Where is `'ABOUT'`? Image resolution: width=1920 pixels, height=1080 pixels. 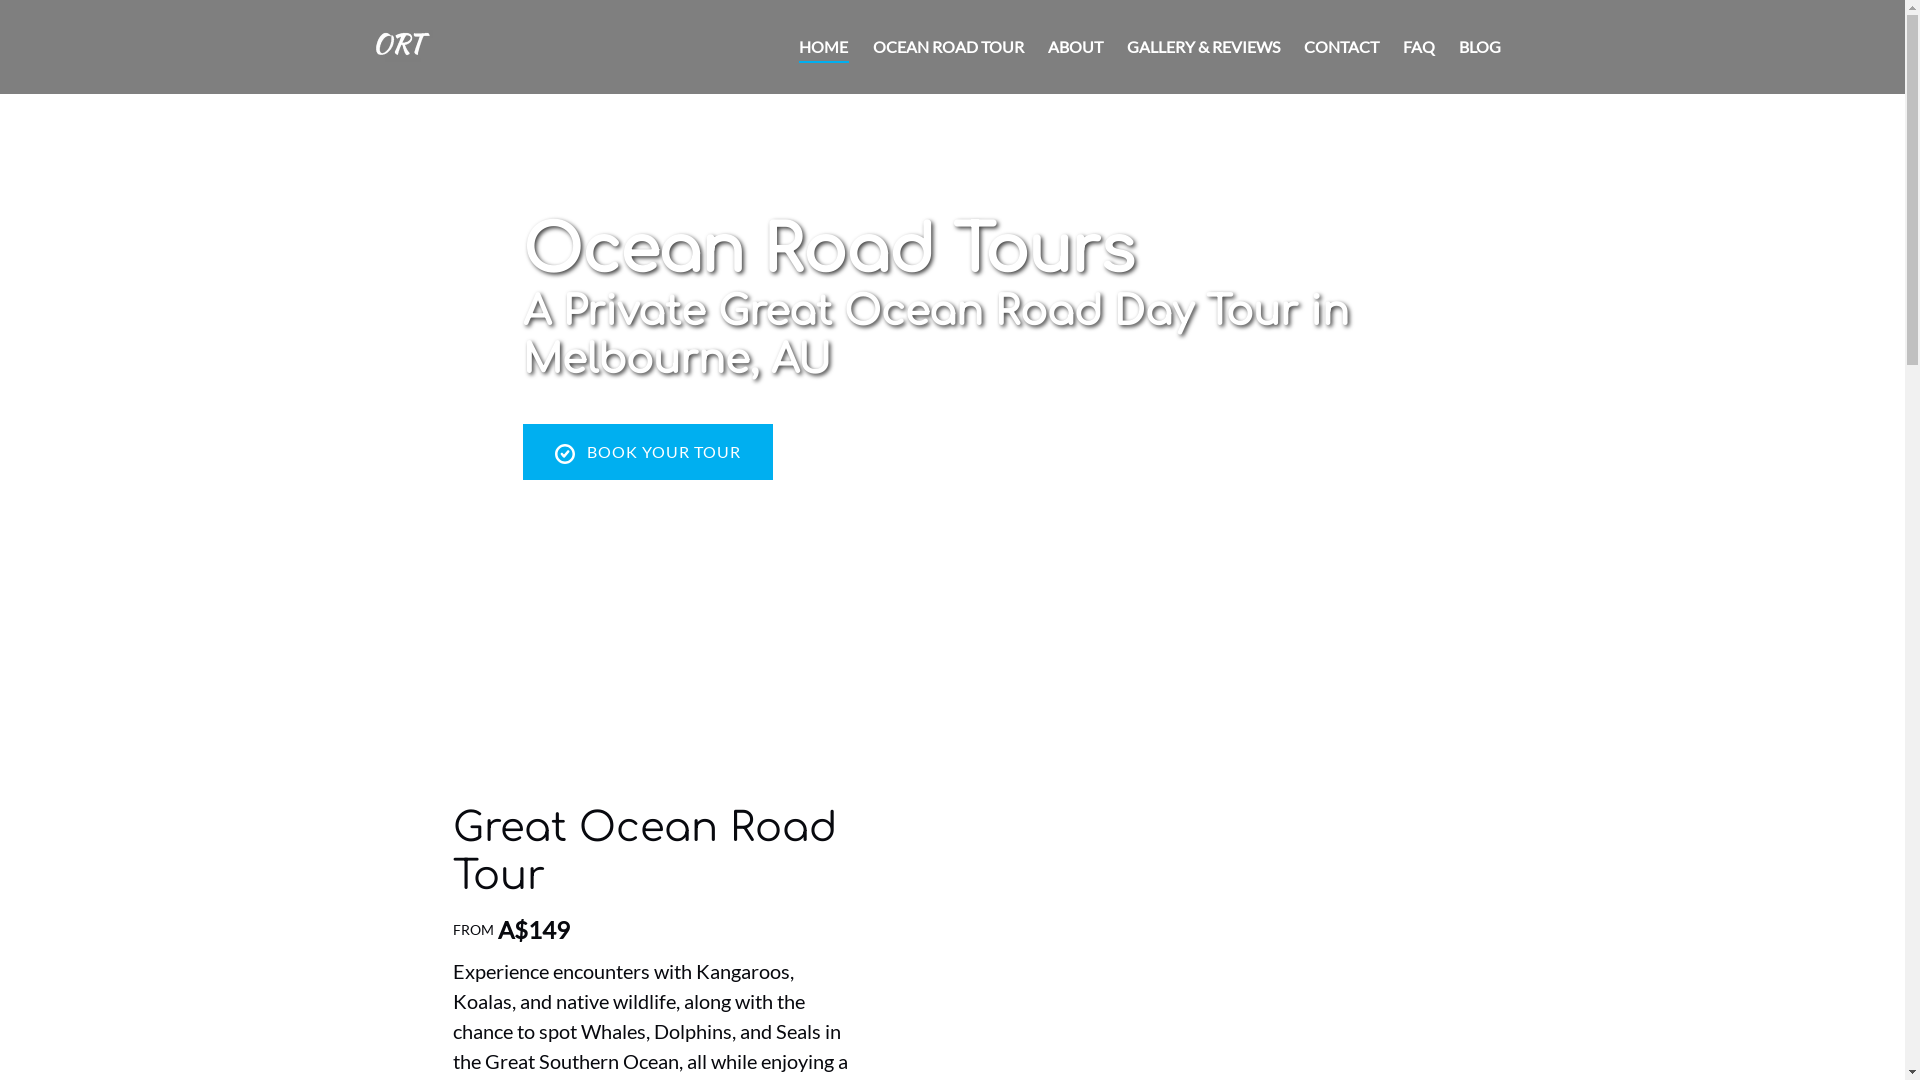 'ABOUT' is located at coordinates (1036, 45).